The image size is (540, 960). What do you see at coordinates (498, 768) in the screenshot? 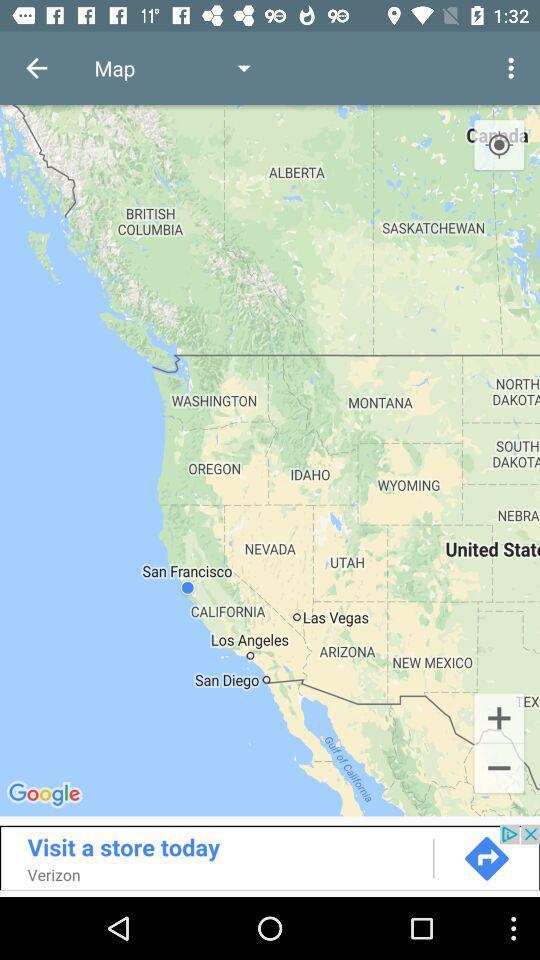
I see `the minus icon` at bounding box center [498, 768].